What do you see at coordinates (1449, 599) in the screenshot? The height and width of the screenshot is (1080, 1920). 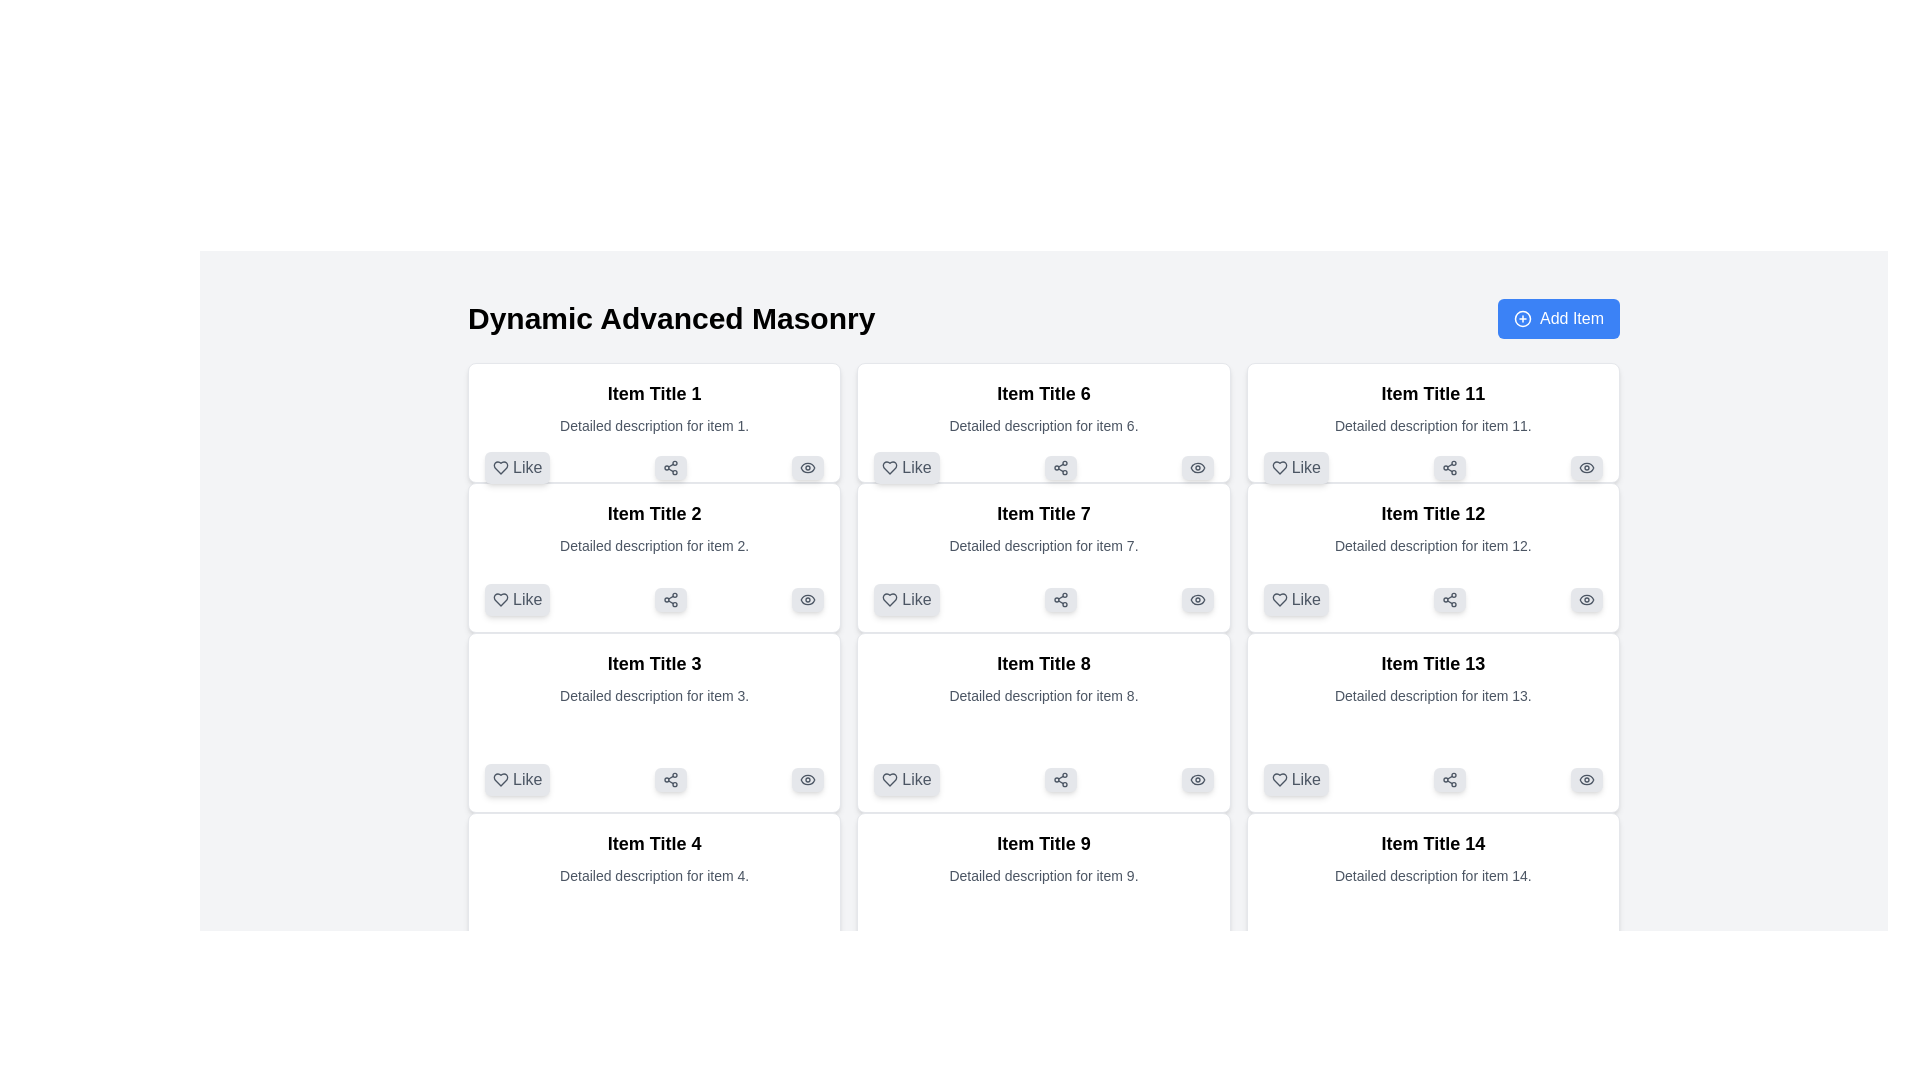 I see `the 'Share' button located at the bottom-right corner of the card with the title 'Item Title 12'` at bounding box center [1449, 599].